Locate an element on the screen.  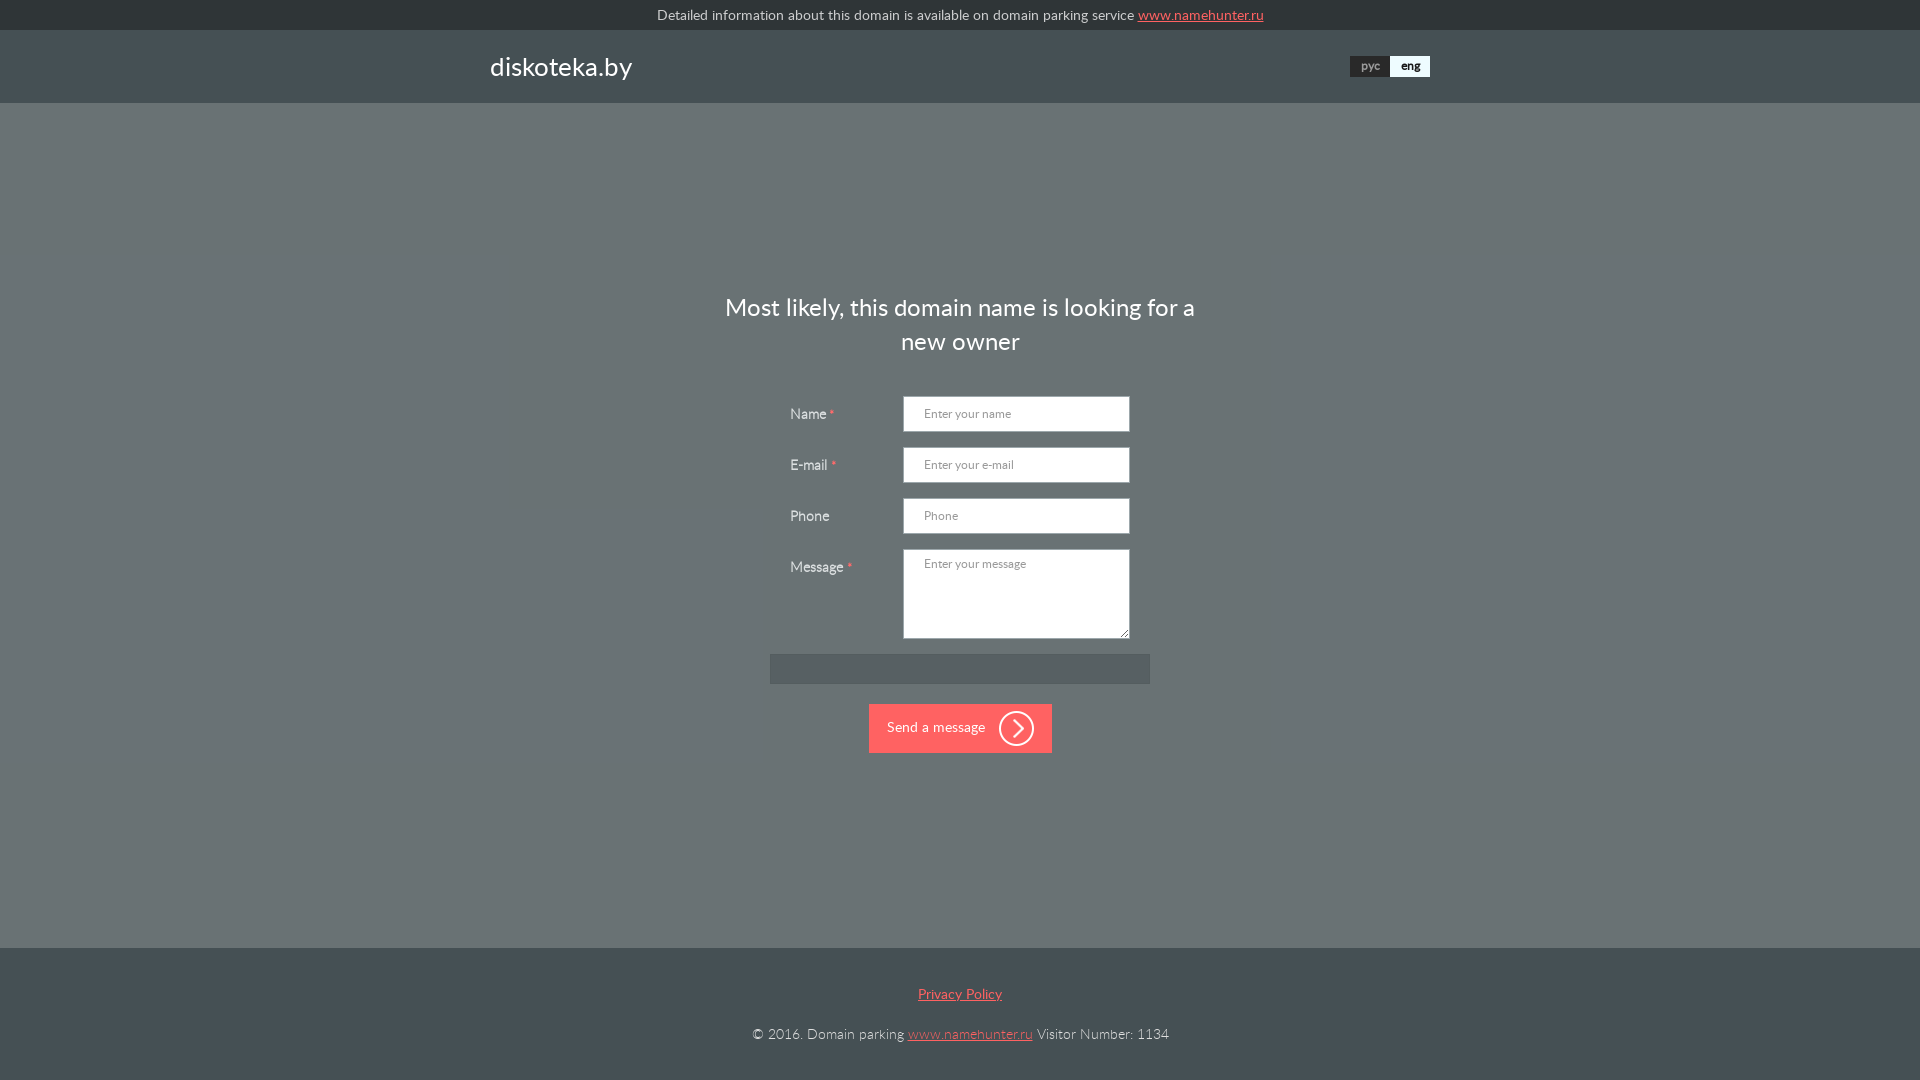
'Send a message' is located at coordinates (958, 728).